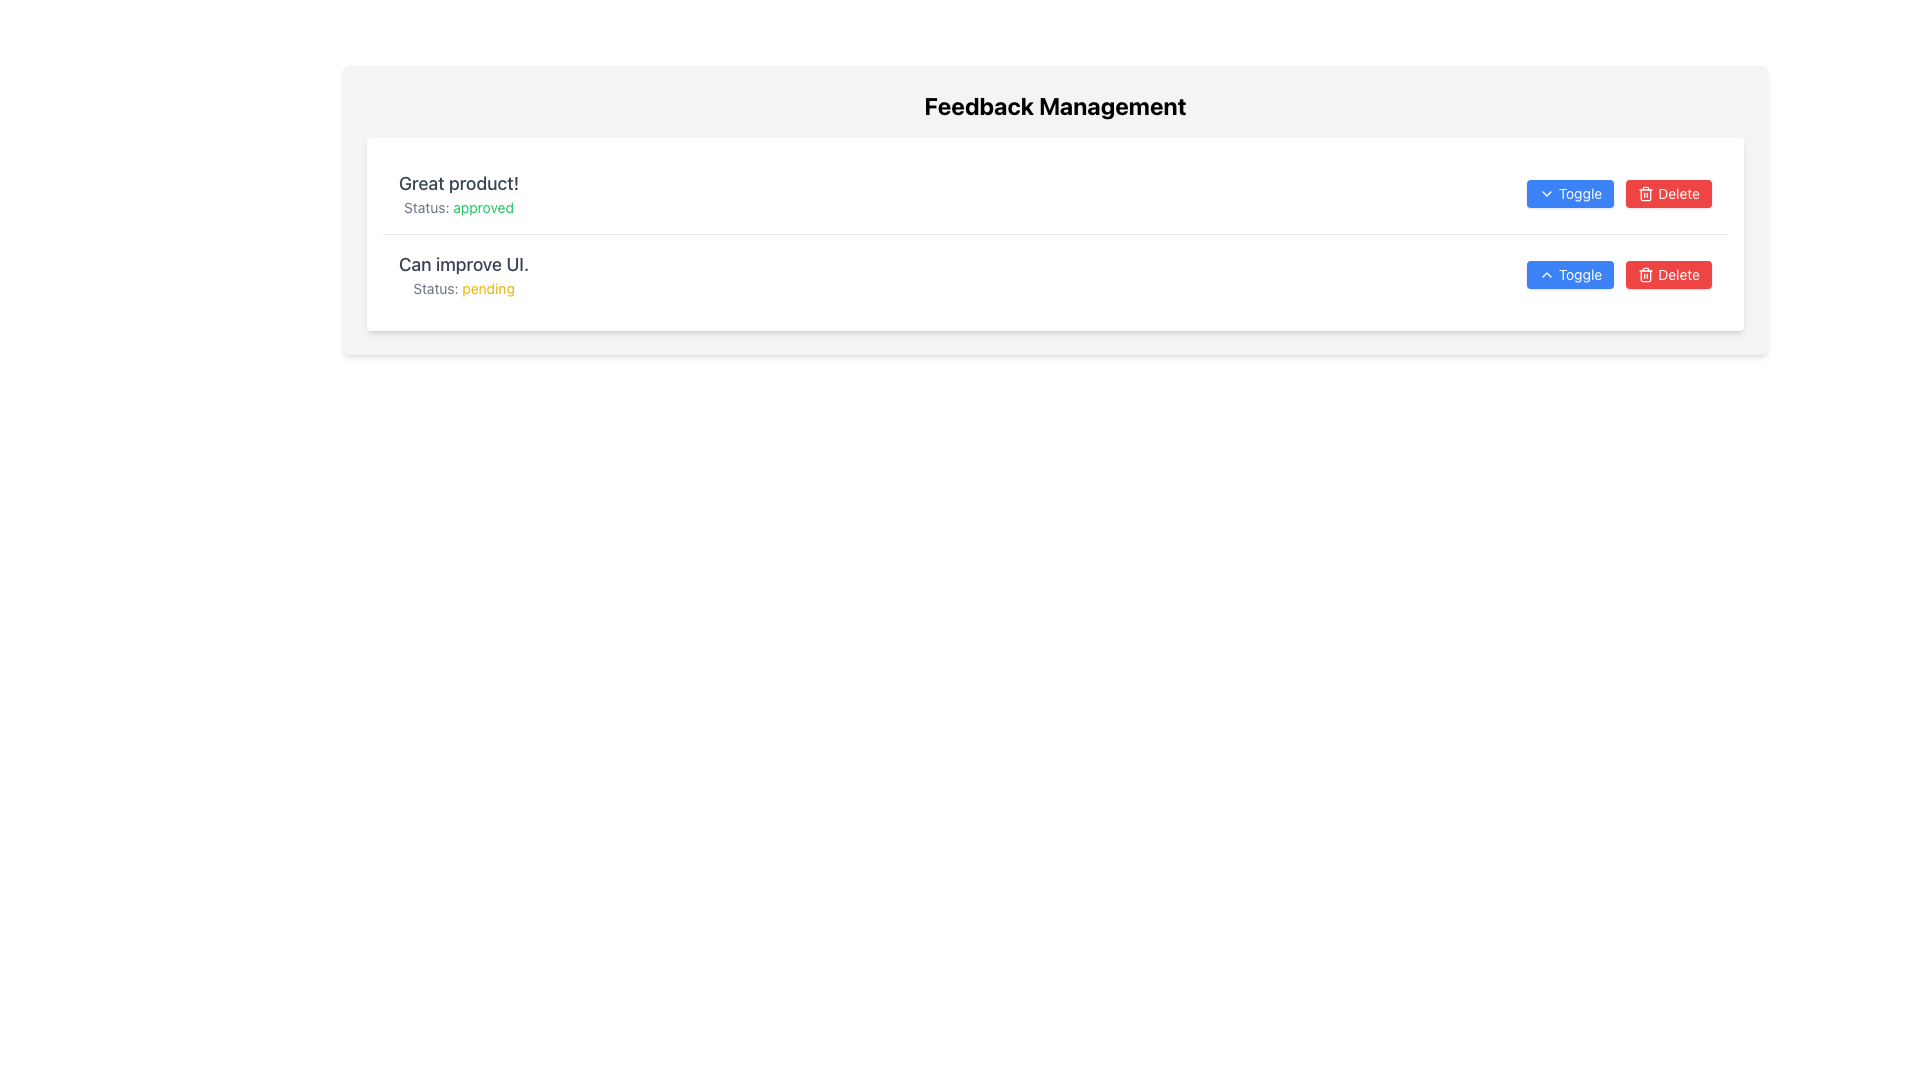 This screenshot has height=1080, width=1920. I want to click on the toggle button located to the right of the second feedback row, which is the first button in the interactive group and is positioned to the left of the 'Delete' button, so click(1569, 274).